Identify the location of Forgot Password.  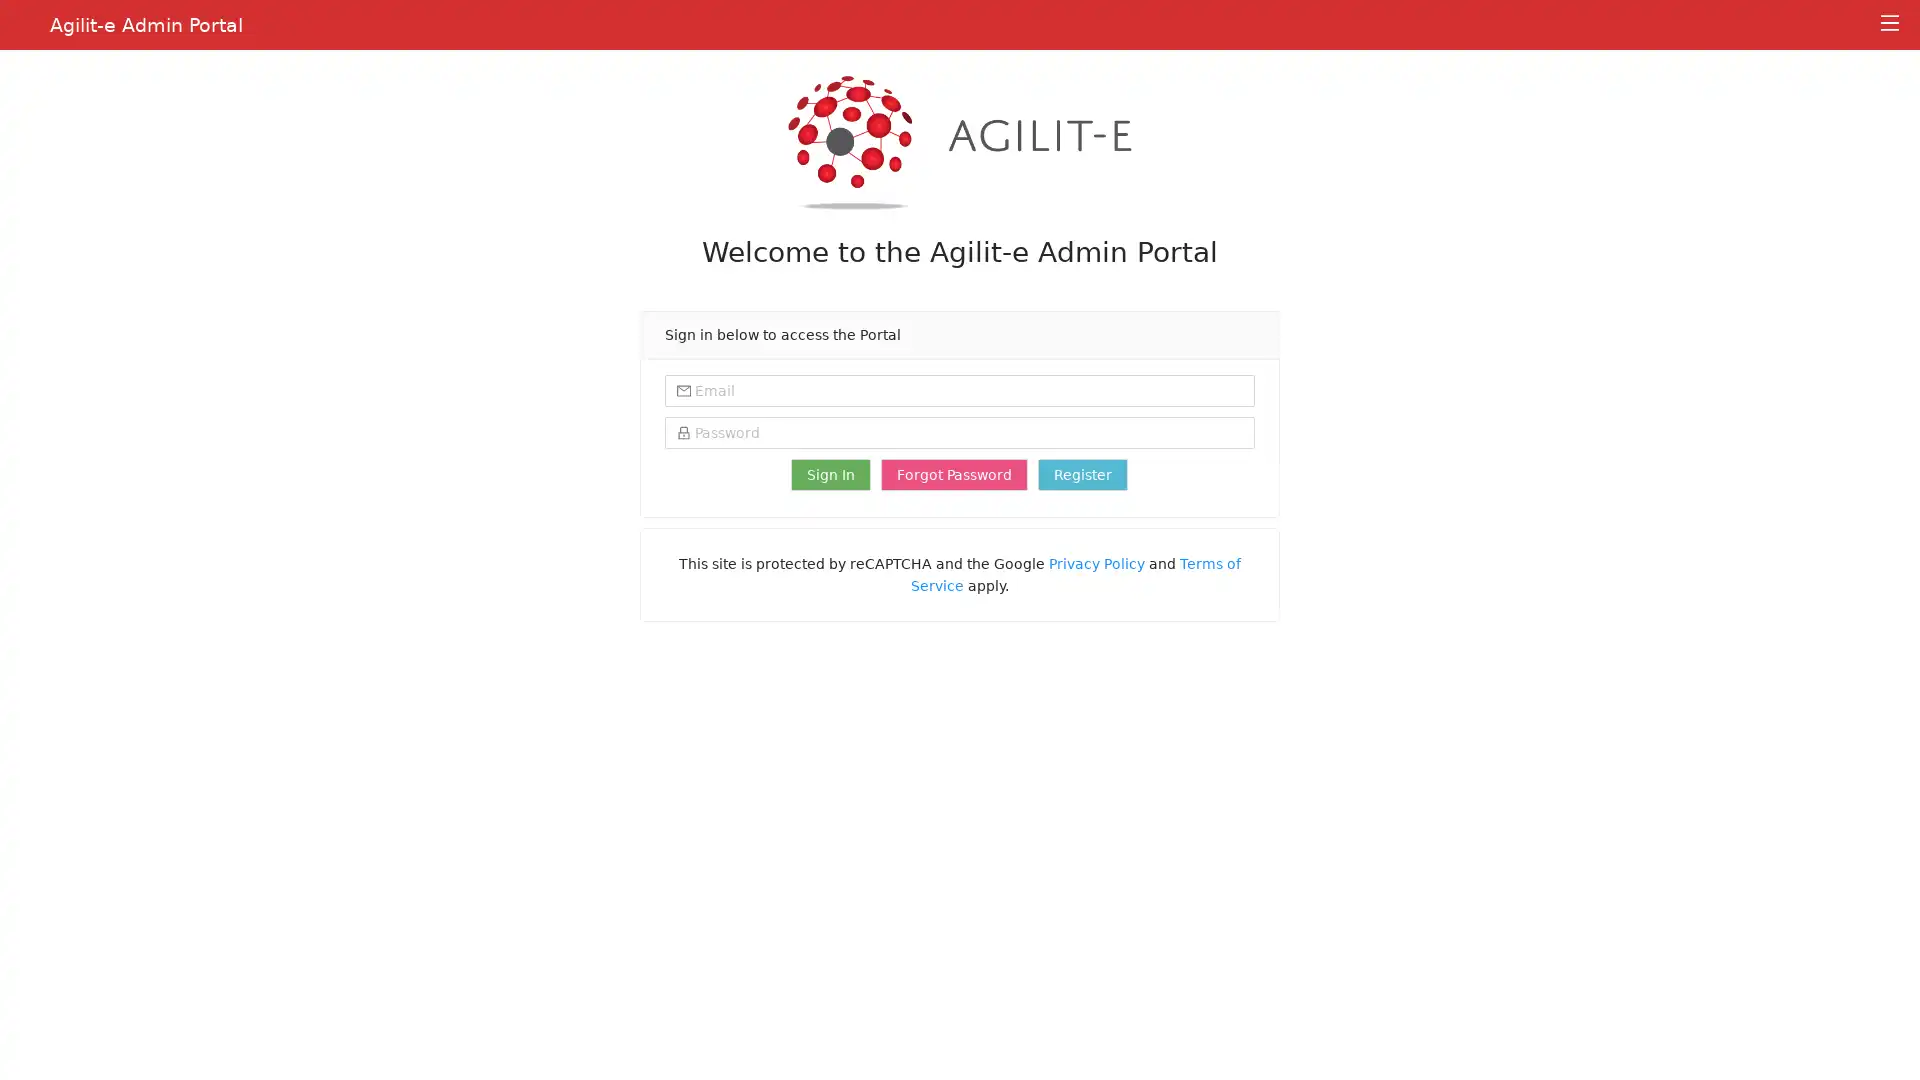
(953, 474).